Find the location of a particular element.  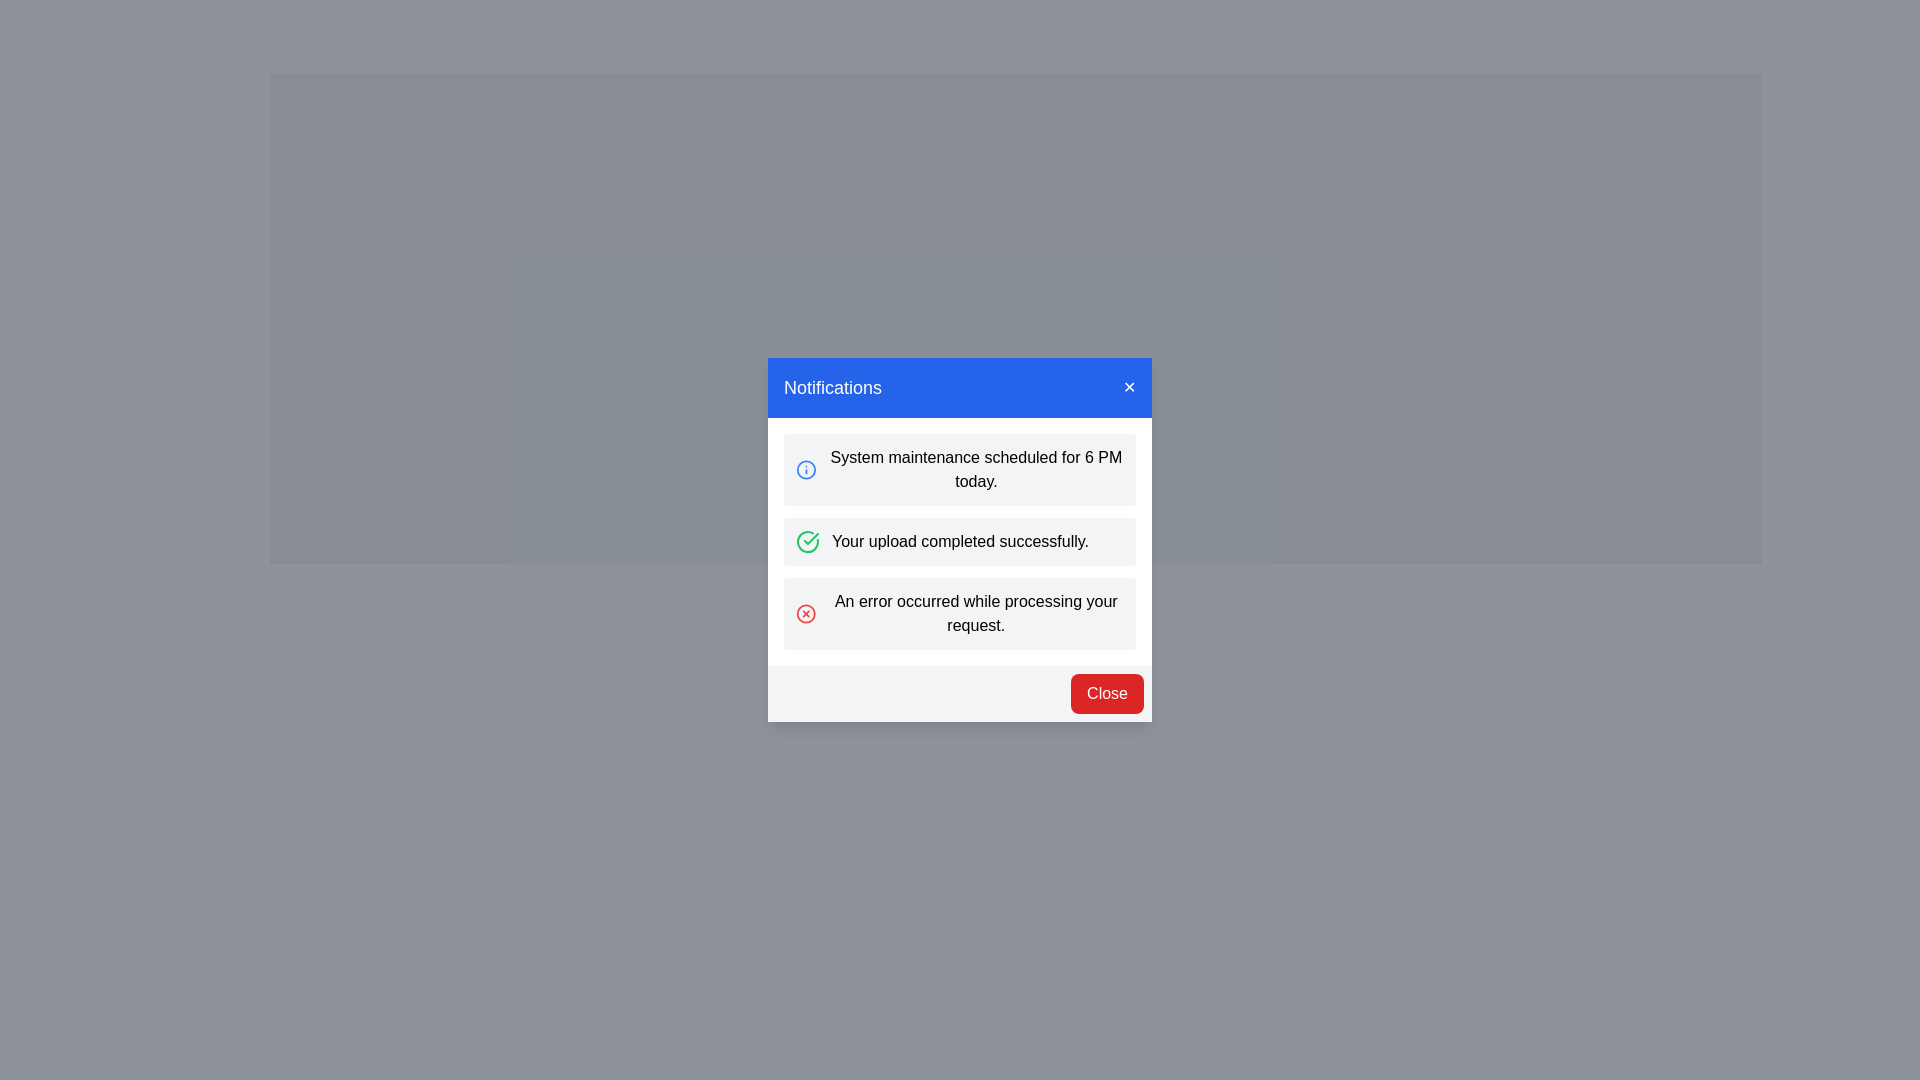

the icon associated with the notification type Info is located at coordinates (806, 470).